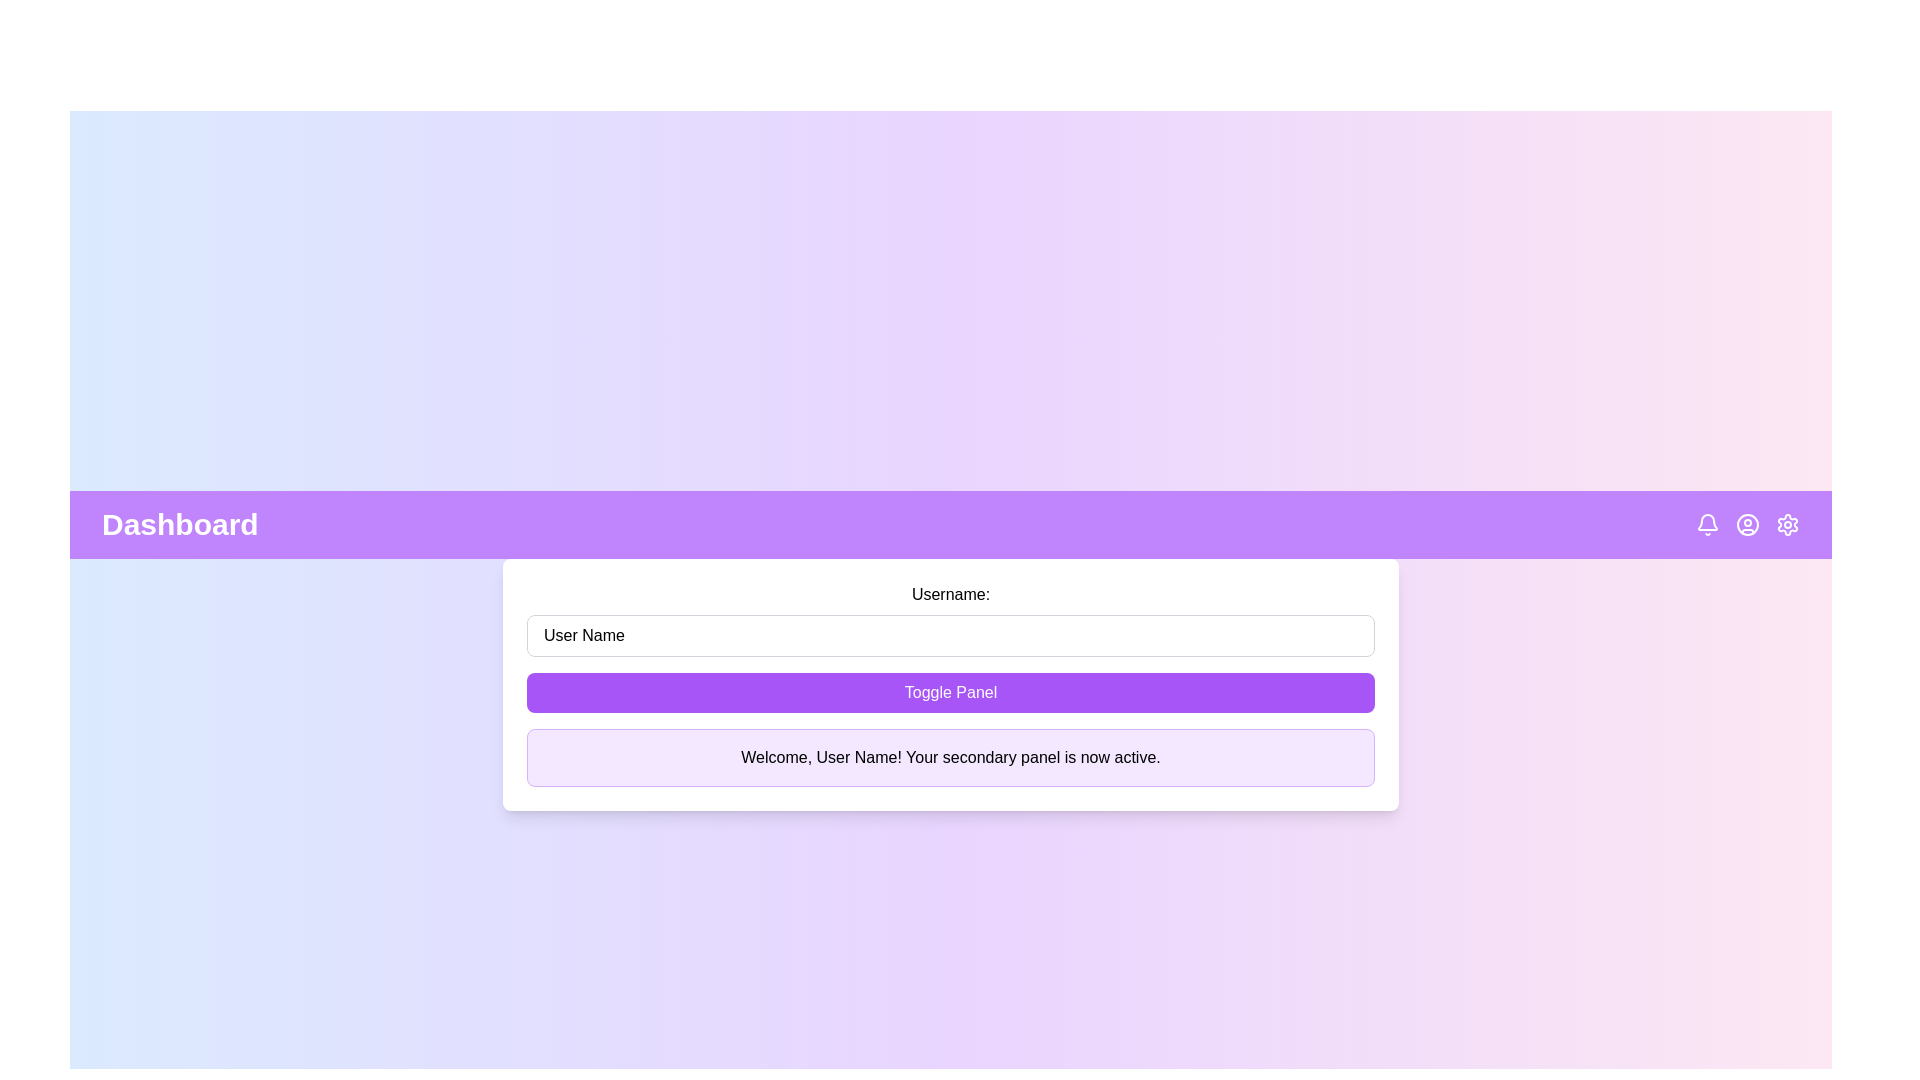  Describe the element at coordinates (949, 692) in the screenshot. I see `the 'Toggle Panel' button, which has a purple background and white text, located below the 'Username:' input field and above the welcome message` at that location.